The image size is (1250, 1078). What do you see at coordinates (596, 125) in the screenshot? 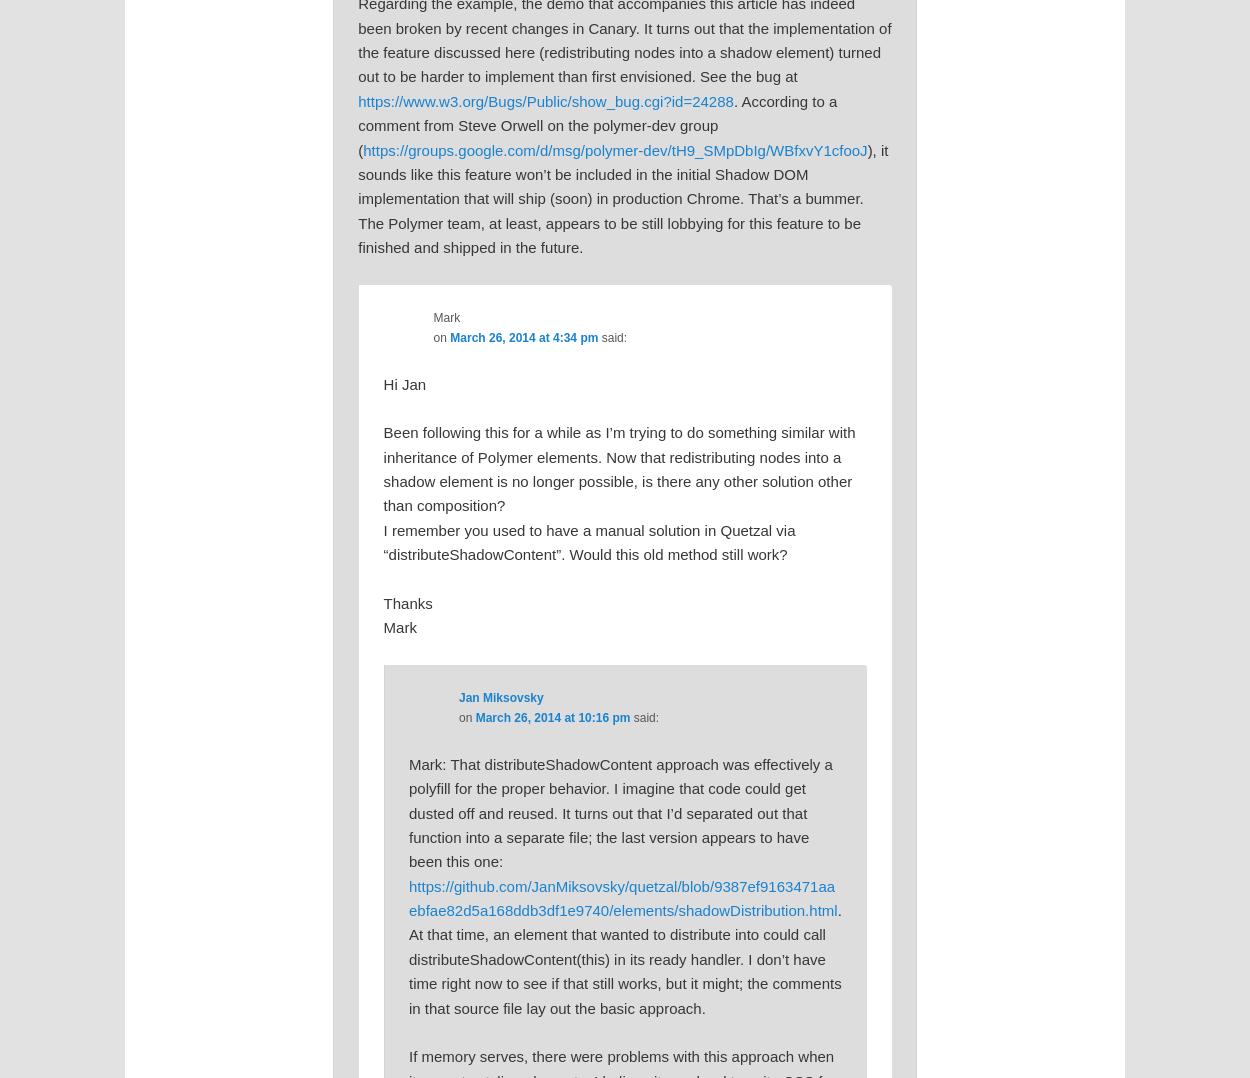
I see `'. According to a comment from Steve Orwell on the polymer-dev group ('` at bounding box center [596, 125].